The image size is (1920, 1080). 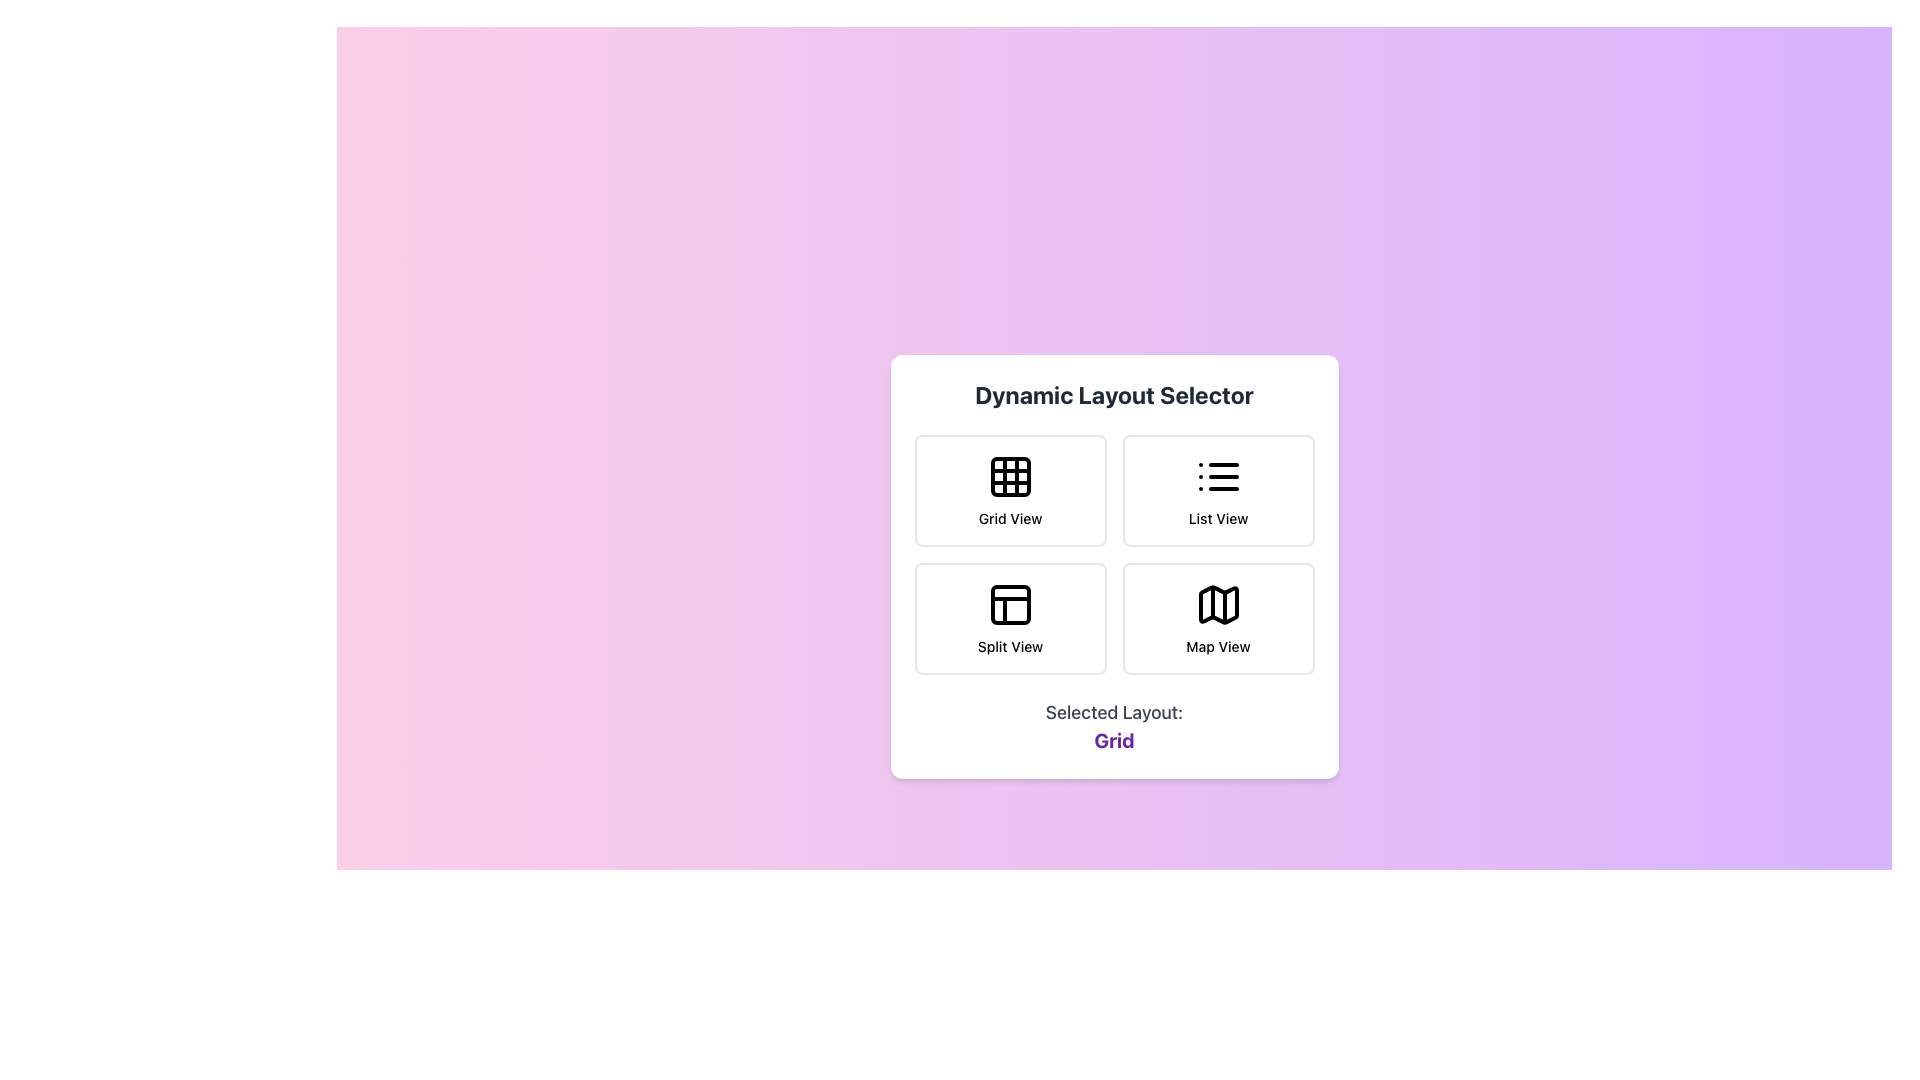 I want to click on the 'List View' button in the Dynamic Layout Selector card, so click(x=1217, y=490).